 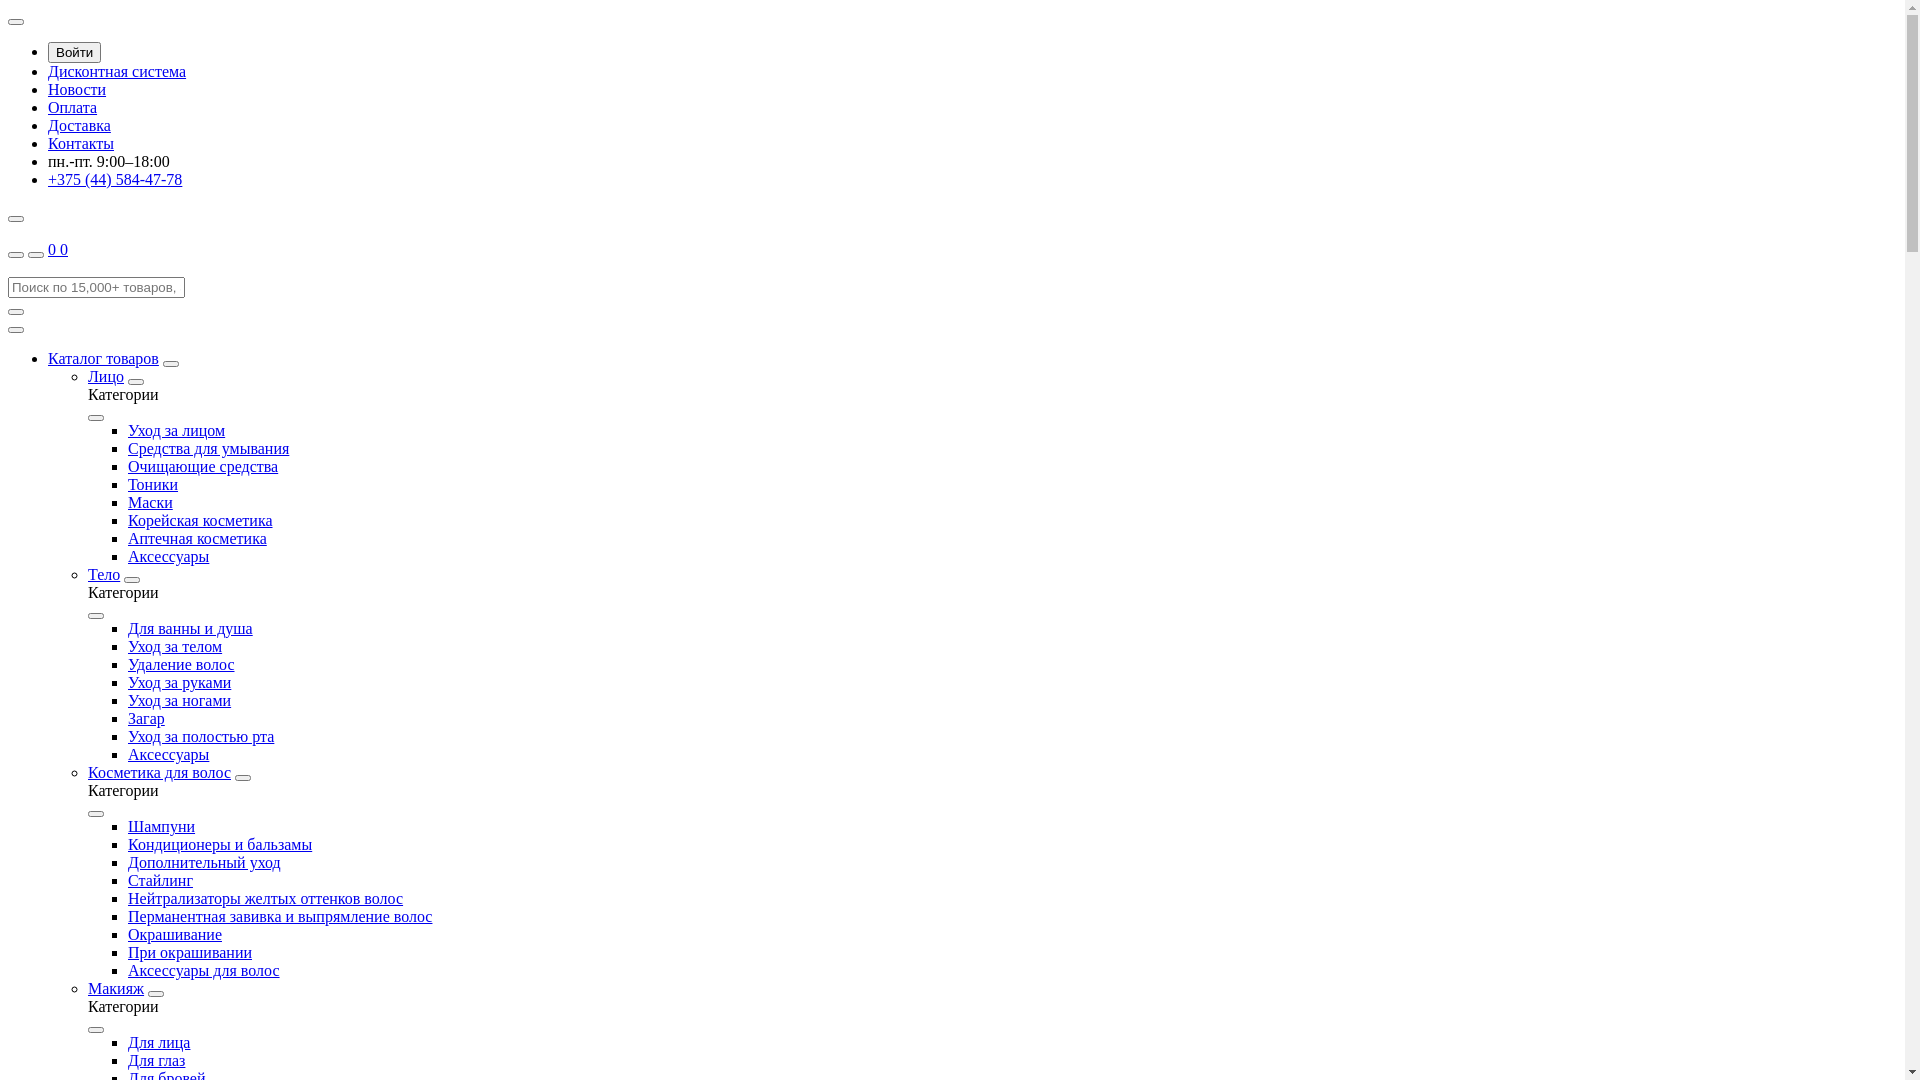 What do you see at coordinates (63, 248) in the screenshot?
I see `'0'` at bounding box center [63, 248].